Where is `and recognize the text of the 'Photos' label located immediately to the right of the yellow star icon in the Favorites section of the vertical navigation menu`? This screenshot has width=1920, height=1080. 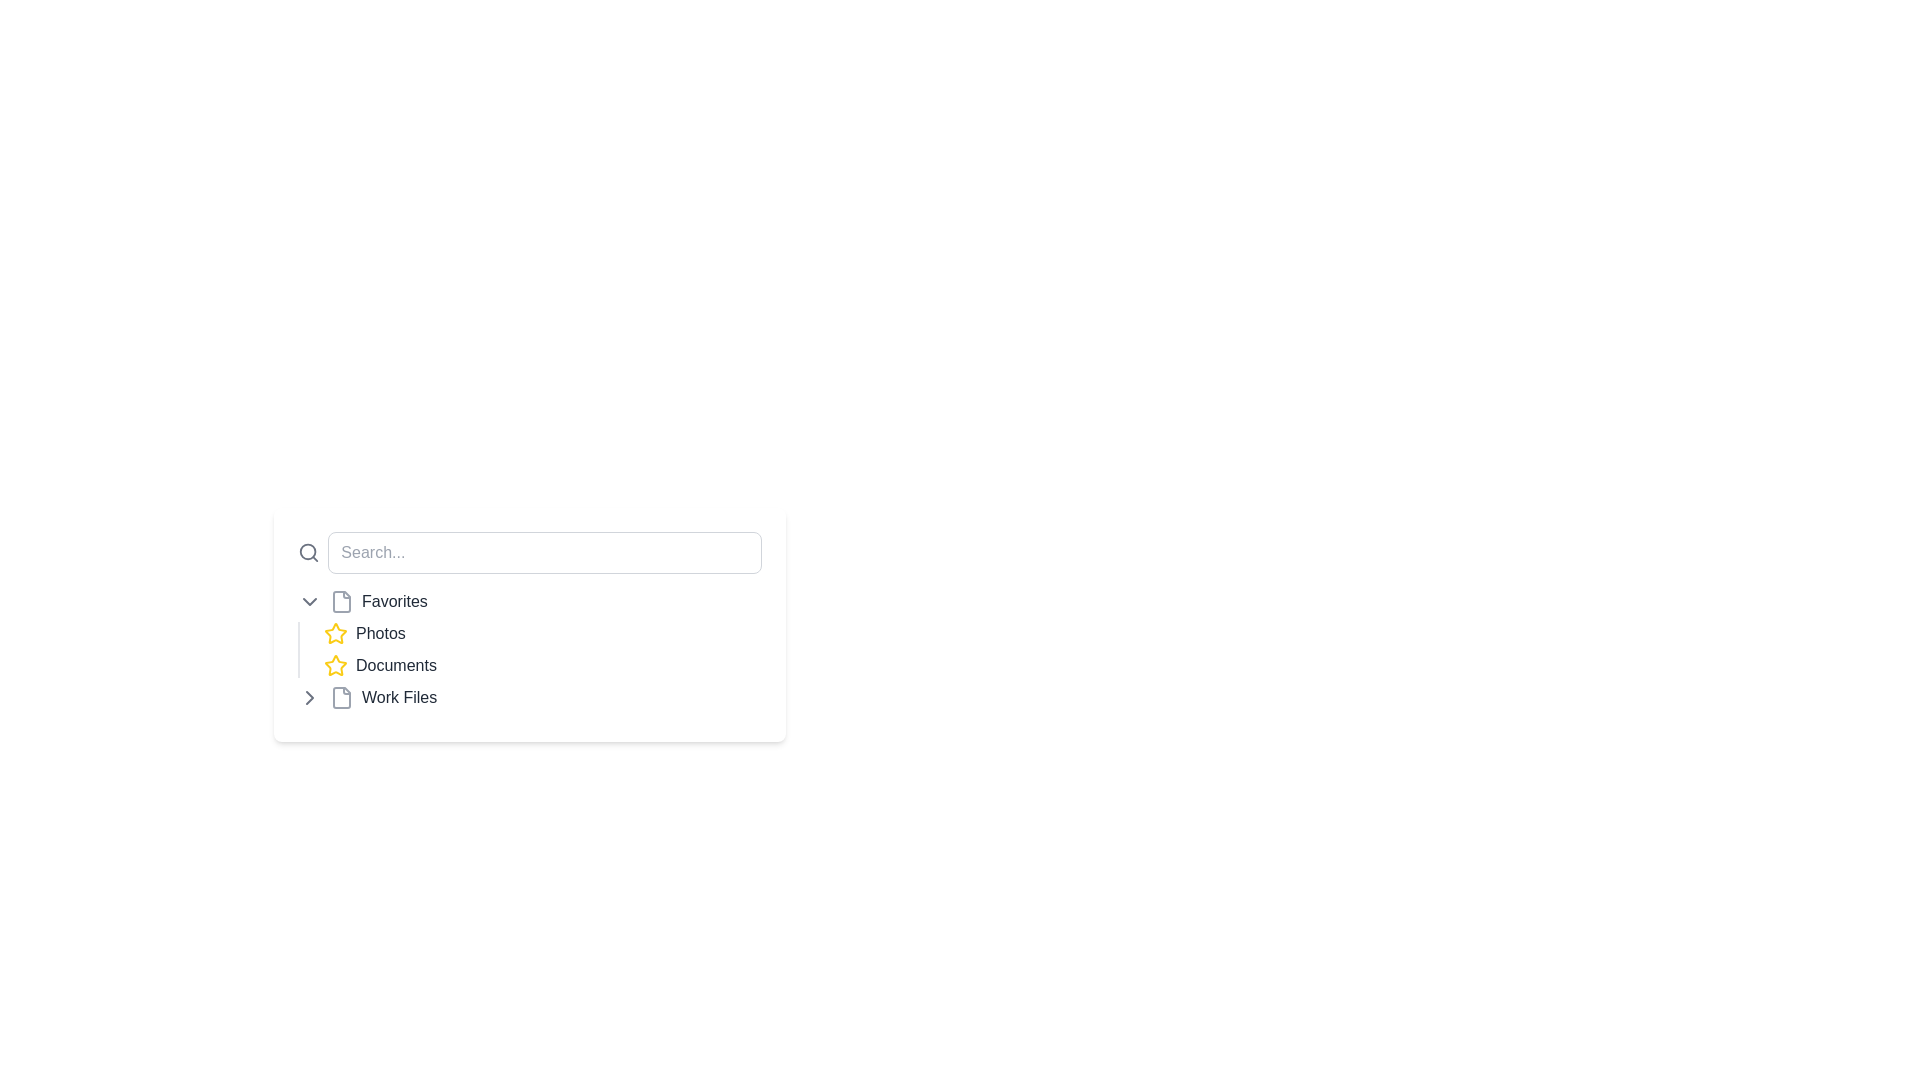
and recognize the text of the 'Photos' label located immediately to the right of the yellow star icon in the Favorites section of the vertical navigation menu is located at coordinates (380, 633).